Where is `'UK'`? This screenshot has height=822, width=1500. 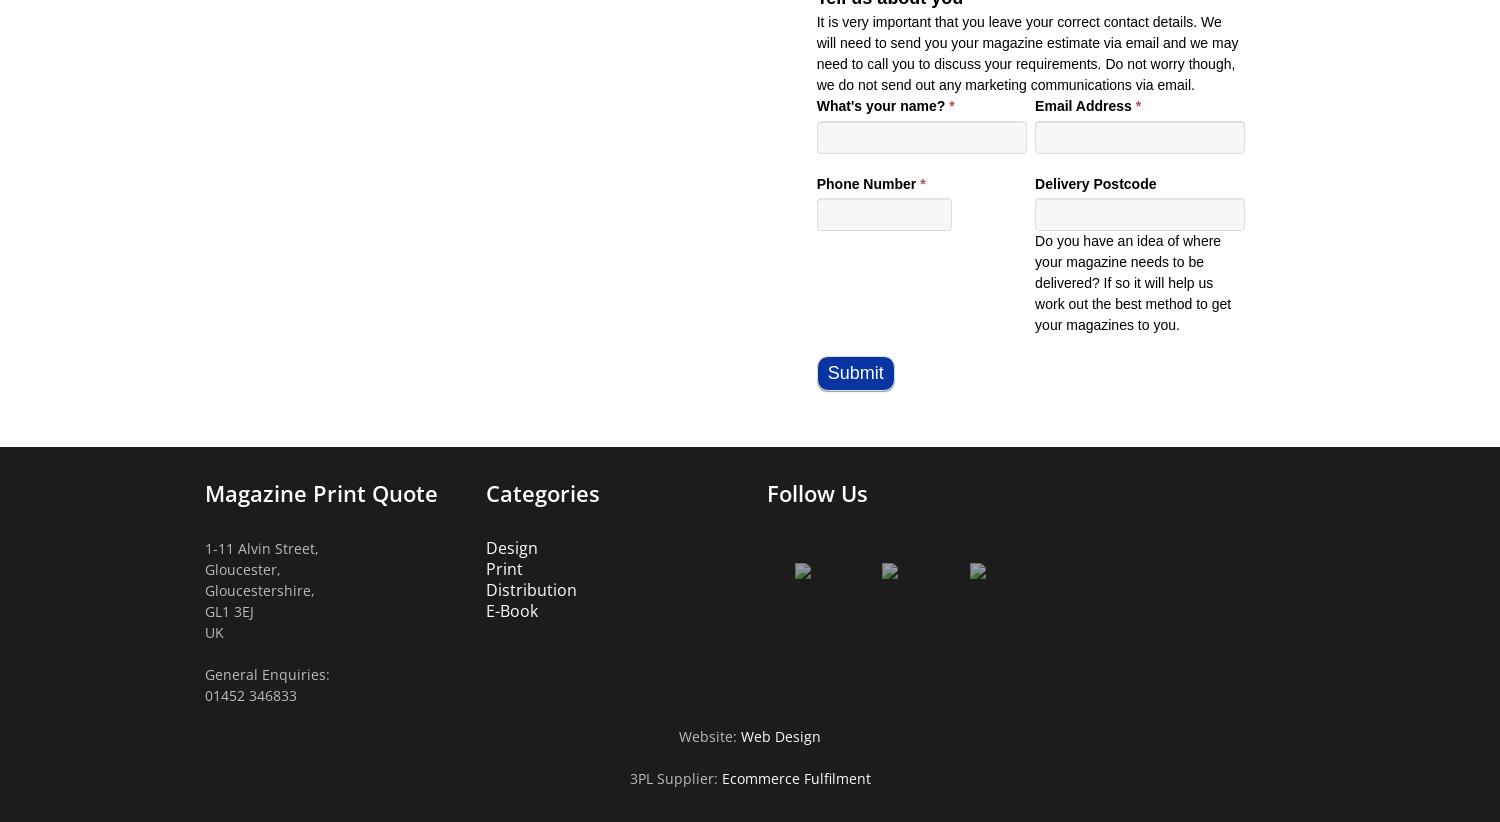 'UK' is located at coordinates (213, 632).